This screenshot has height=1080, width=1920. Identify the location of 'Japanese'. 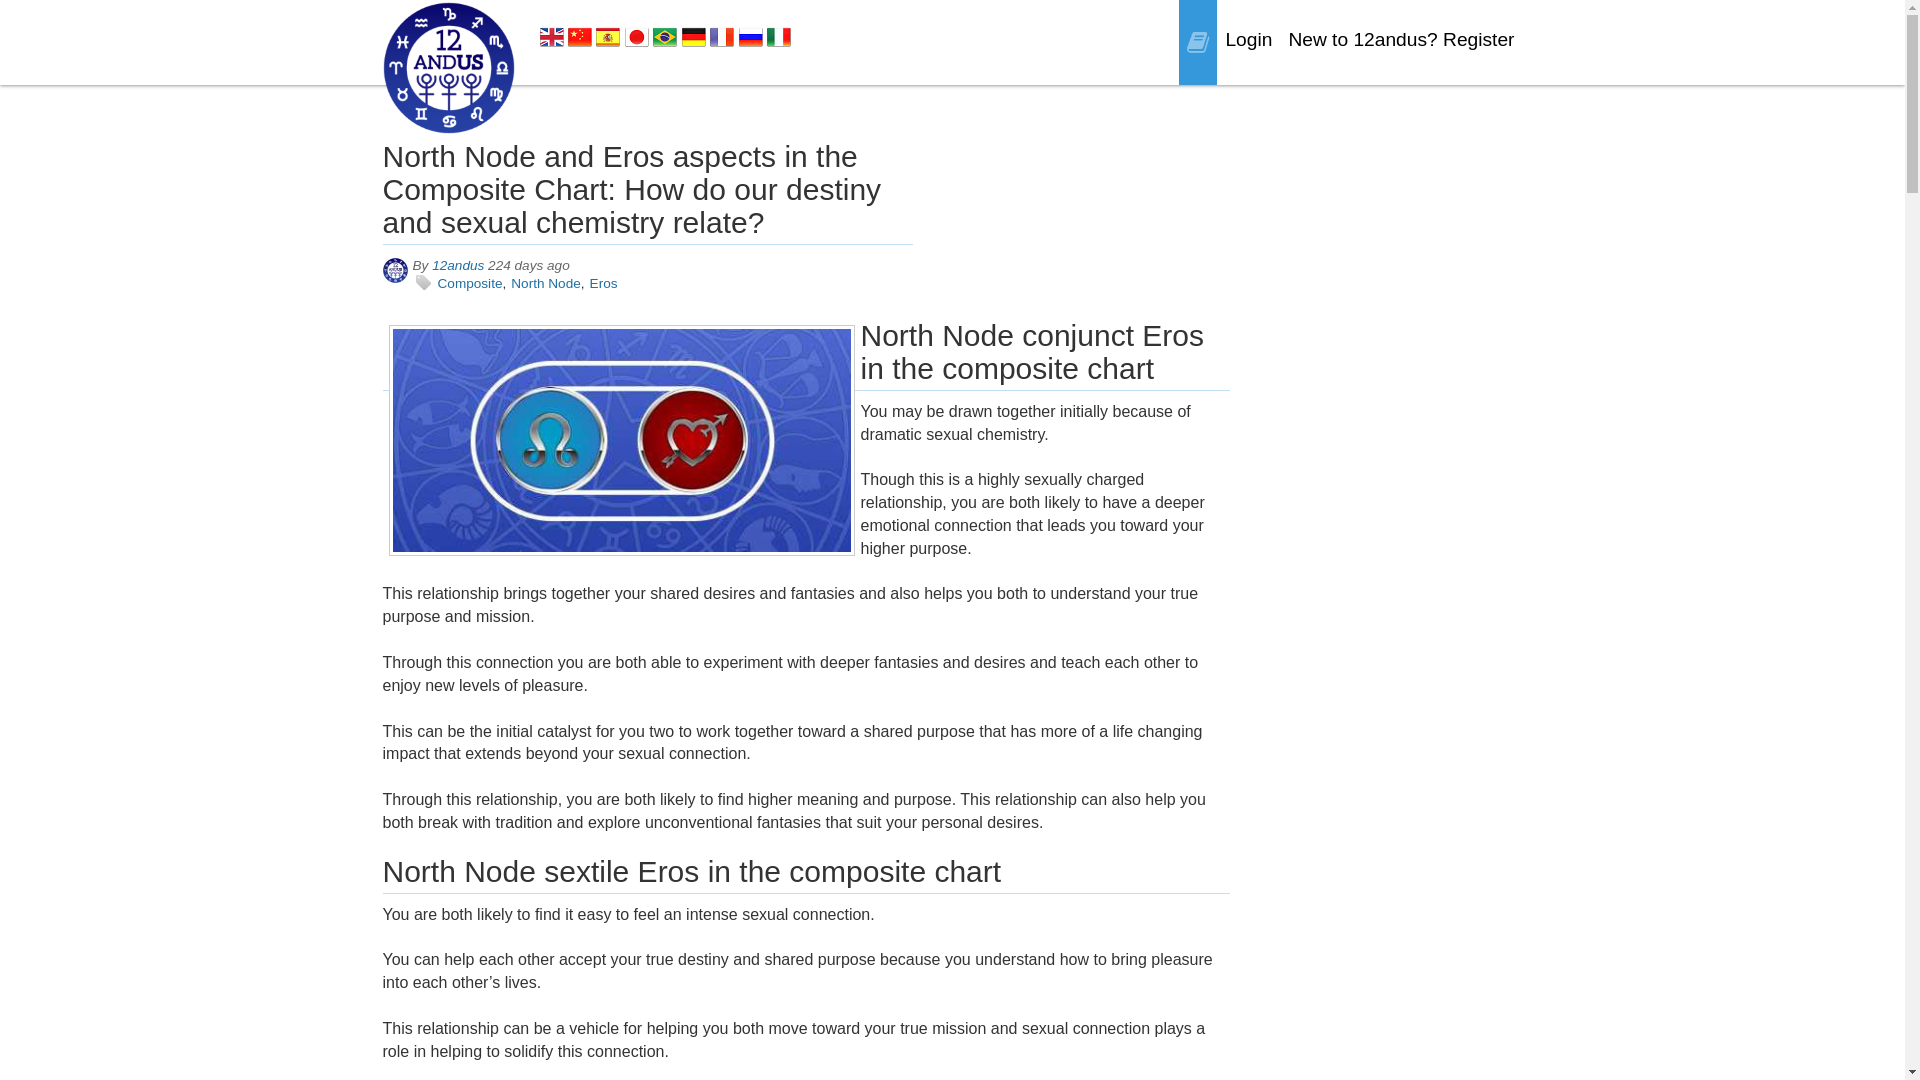
(636, 37).